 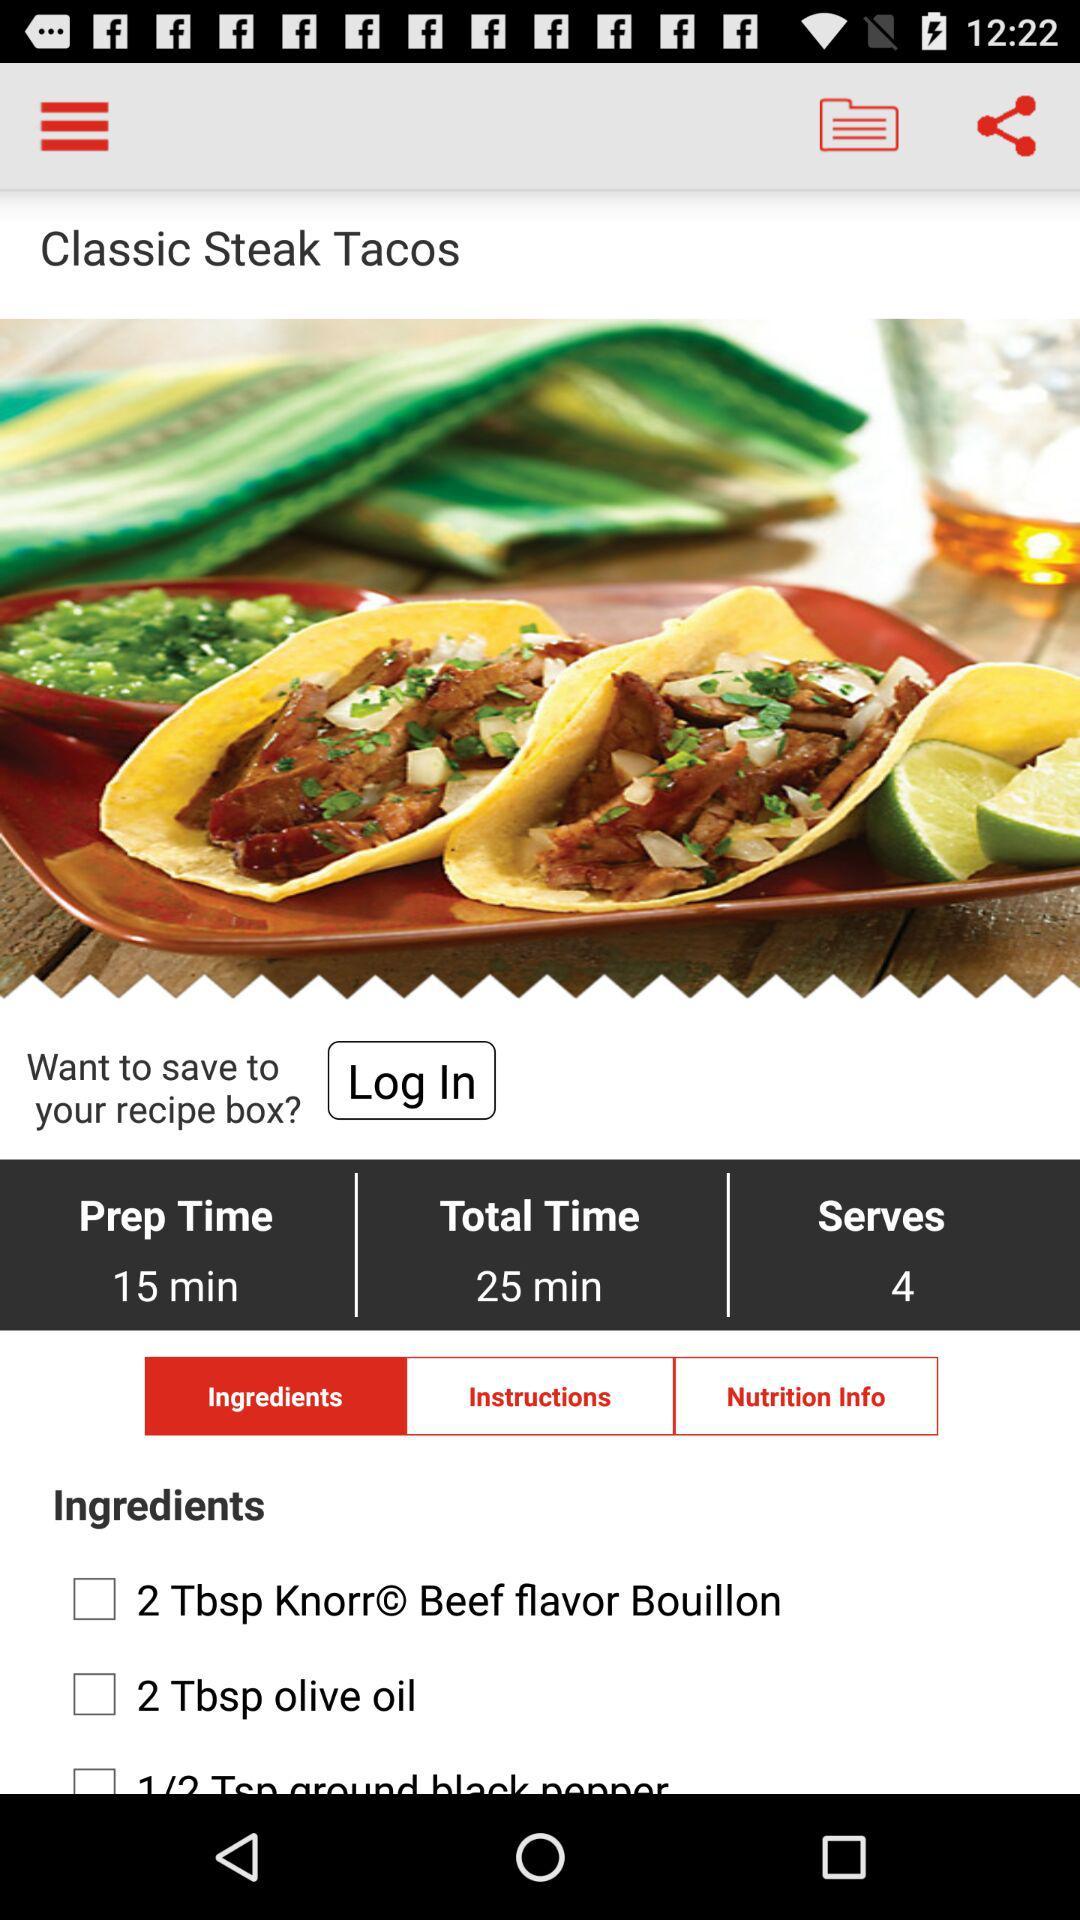 I want to click on text instructions, so click(x=540, y=1395).